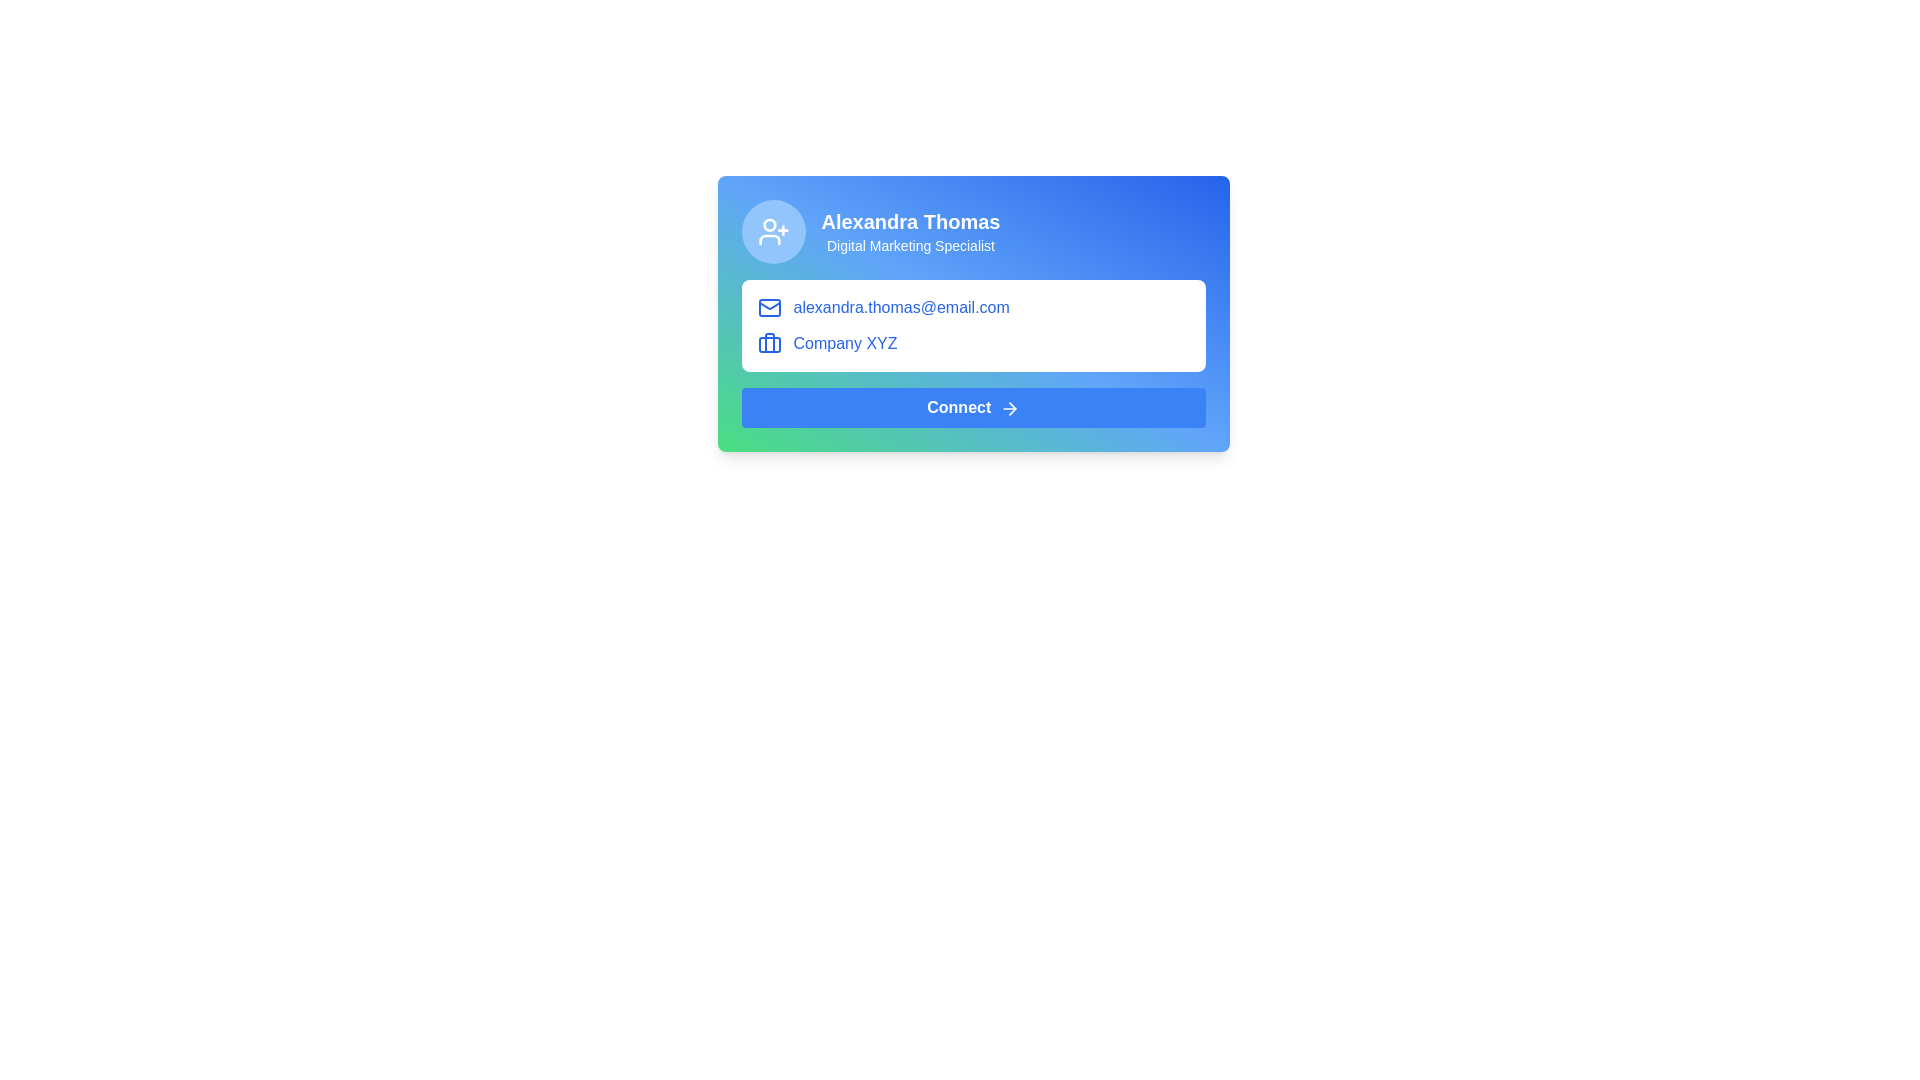 The height and width of the screenshot is (1080, 1920). Describe the element at coordinates (973, 308) in the screenshot. I see `the user's email address displayed in the information block of the card` at that location.